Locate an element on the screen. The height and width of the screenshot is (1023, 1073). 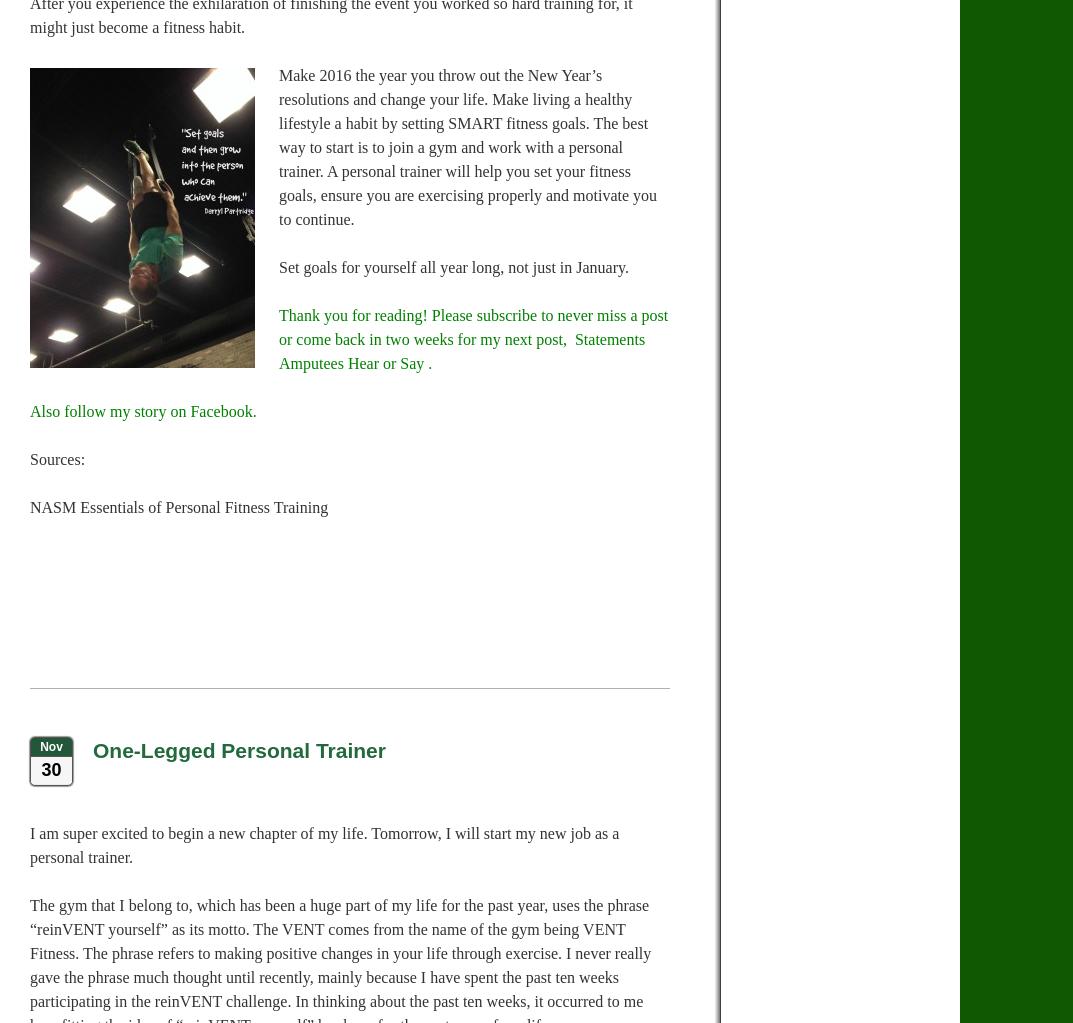
'Nov' is located at coordinates (49, 746).